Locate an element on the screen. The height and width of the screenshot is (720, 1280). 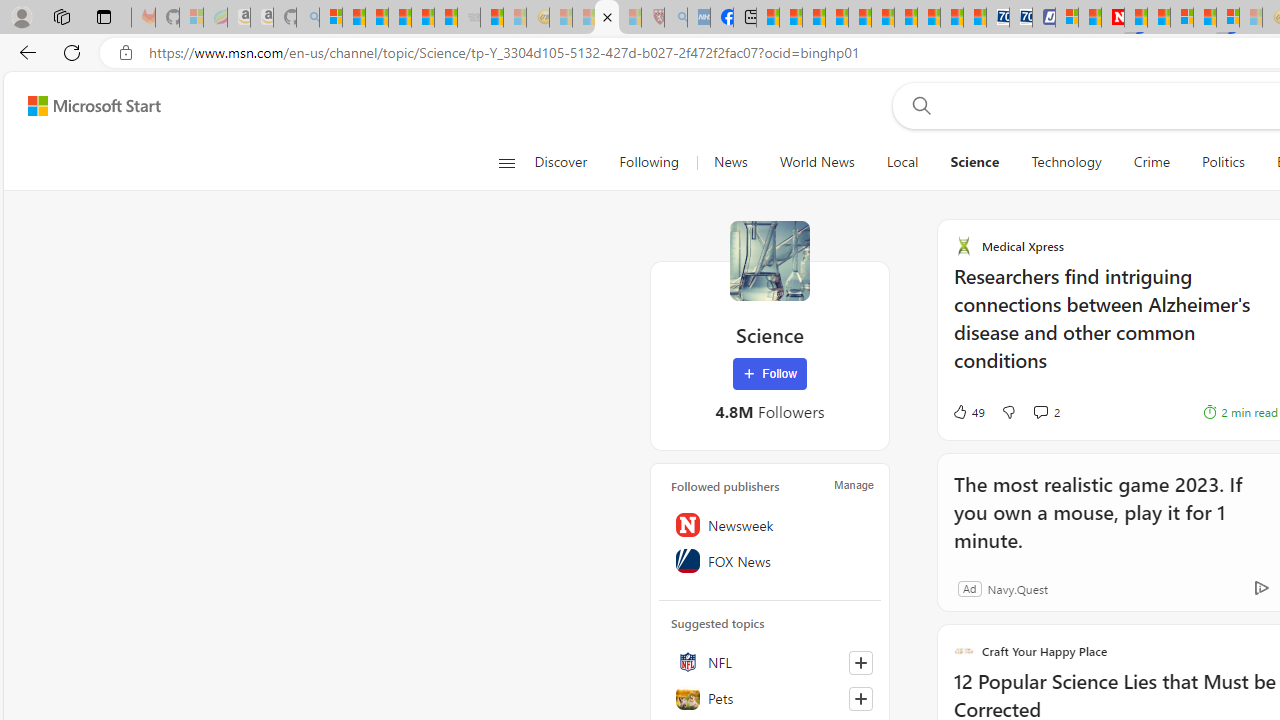
'New Report Confirms 2023 Was Record Hot | Watch' is located at coordinates (422, 17).